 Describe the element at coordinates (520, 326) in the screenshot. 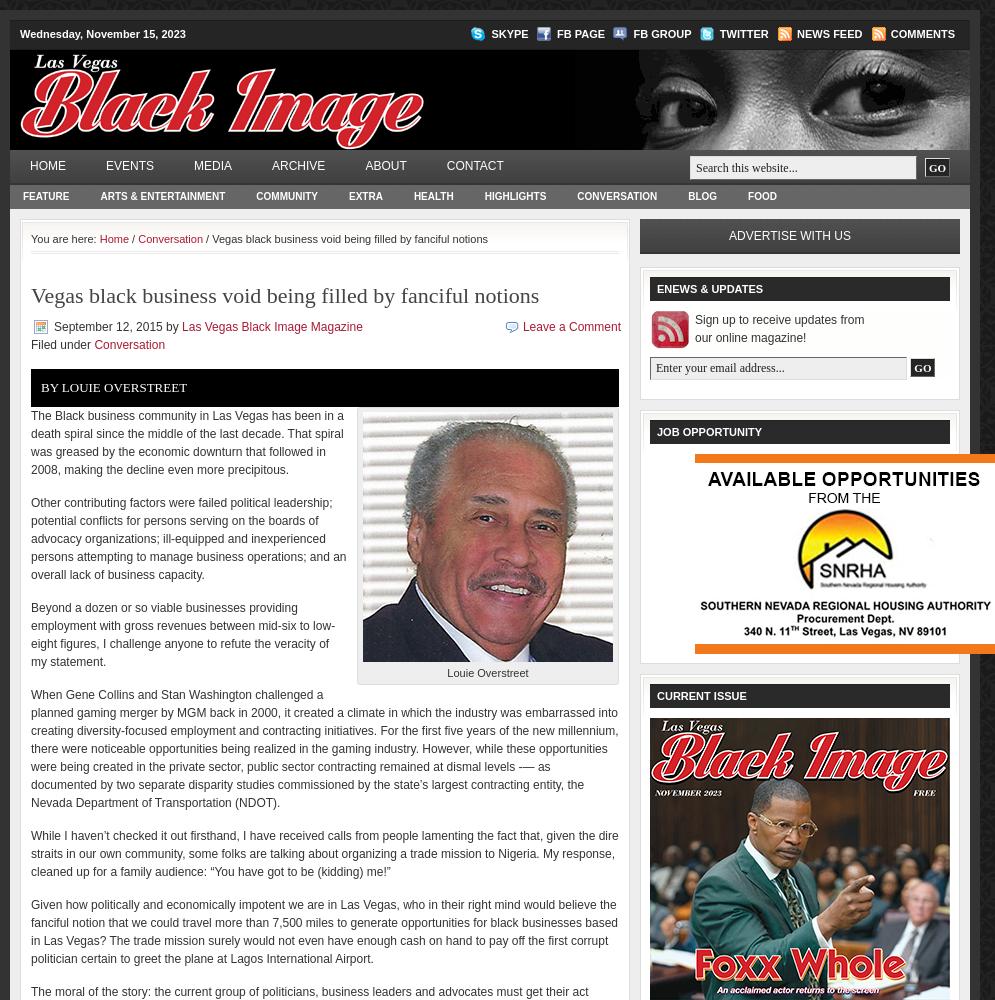

I see `'Leave a Comment'` at that location.